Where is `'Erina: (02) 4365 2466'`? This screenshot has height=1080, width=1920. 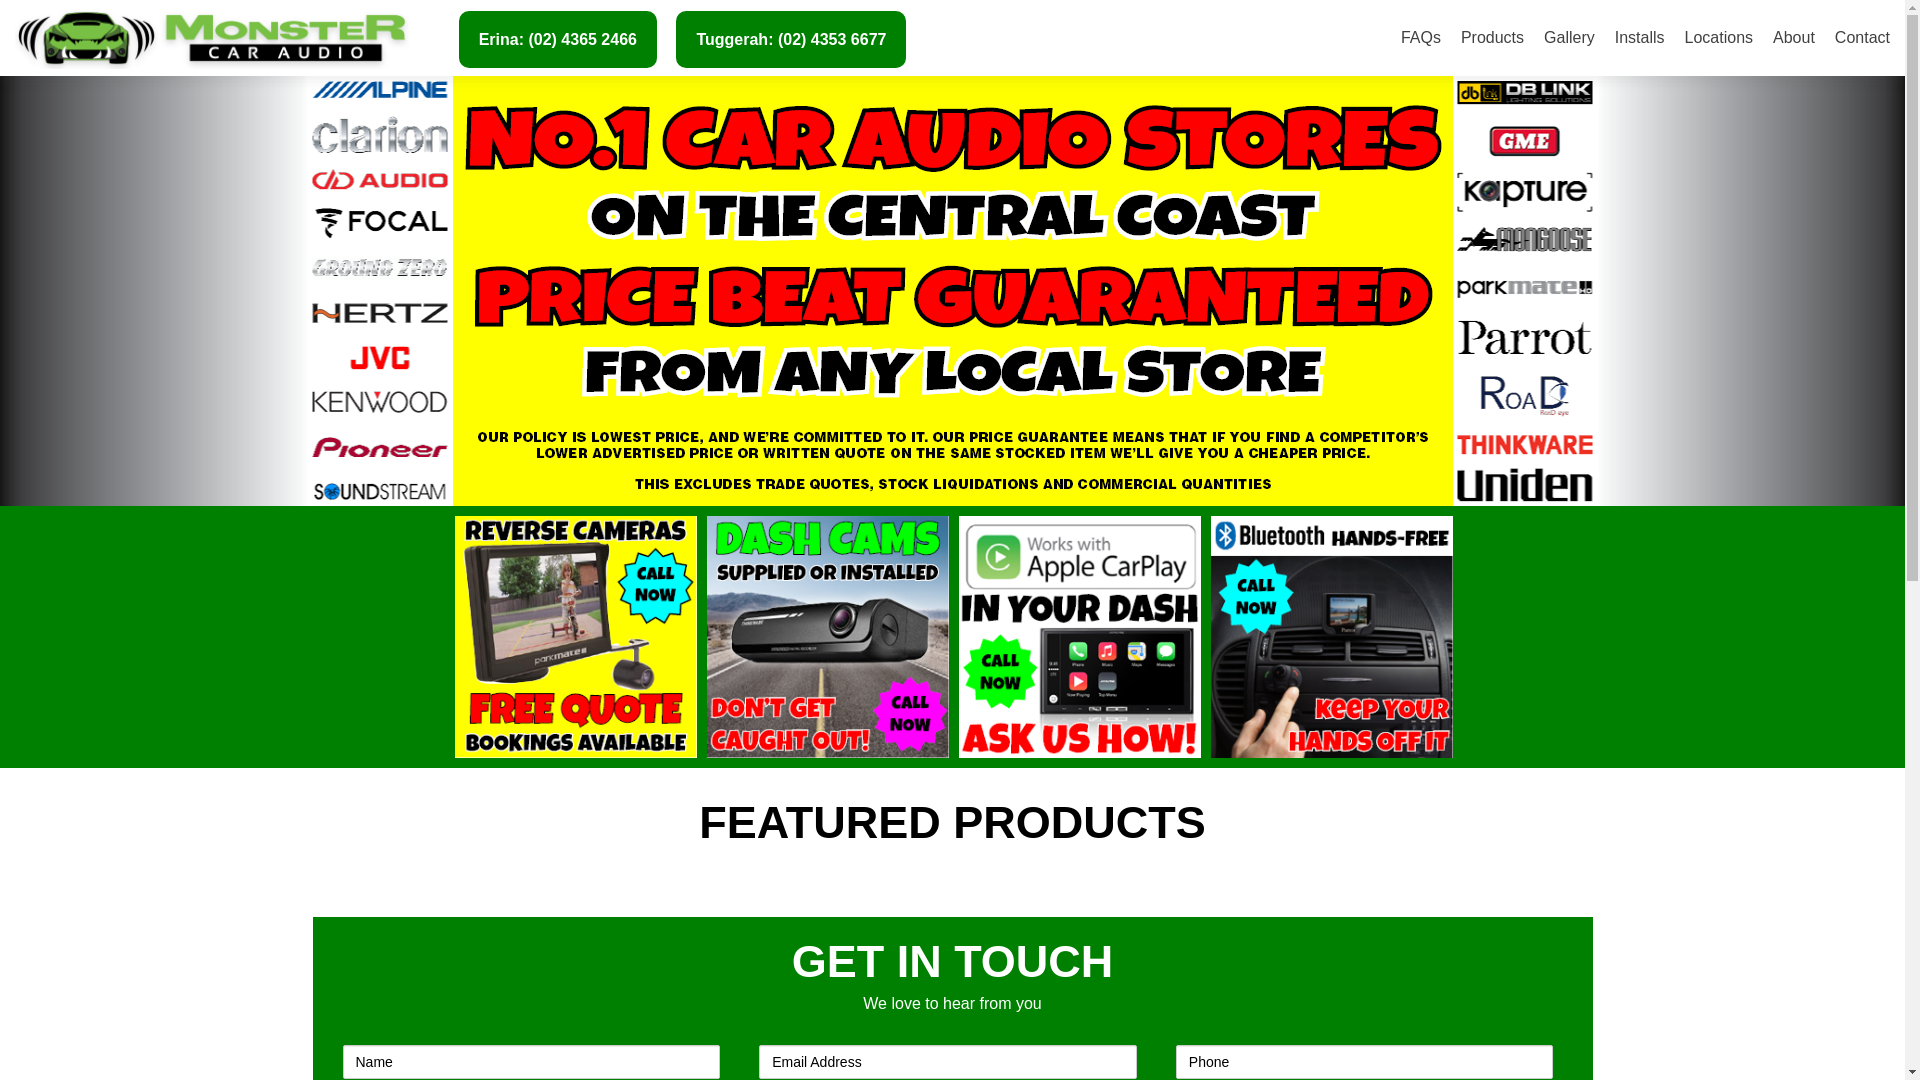
'Erina: (02) 4365 2466' is located at coordinates (557, 39).